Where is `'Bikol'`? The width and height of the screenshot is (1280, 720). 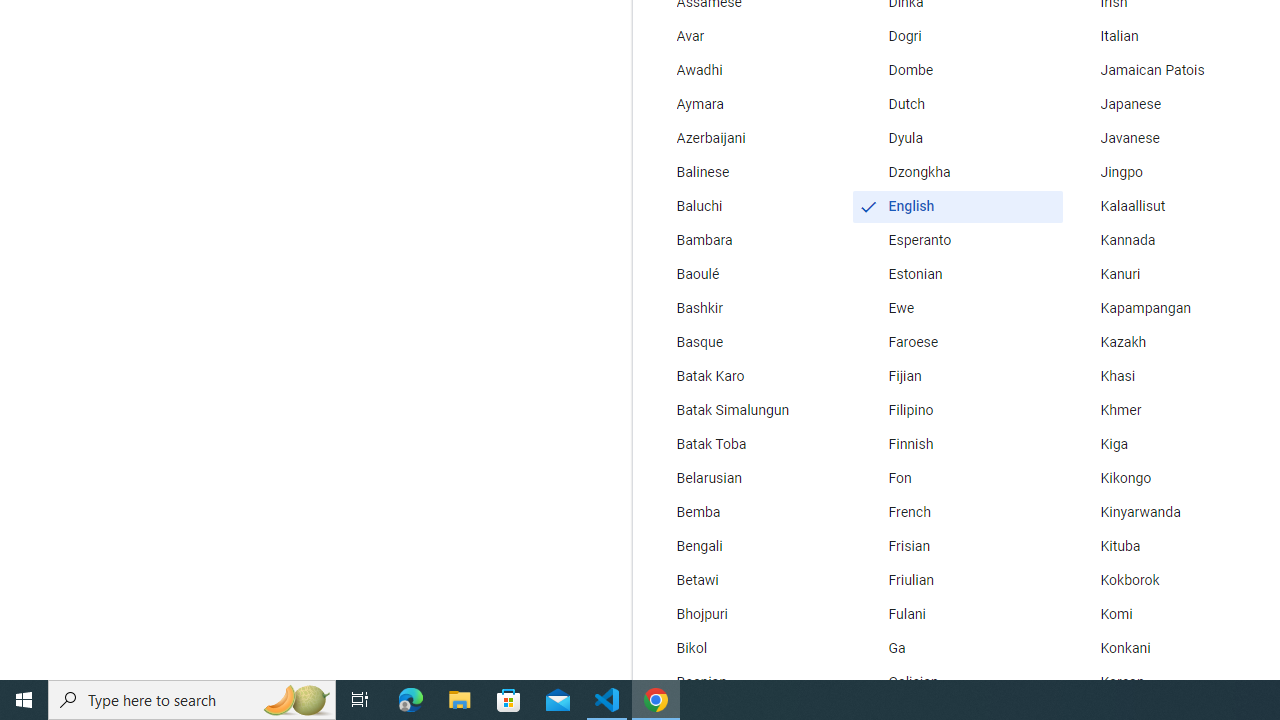
'Bikol' is located at coordinates (744, 649).